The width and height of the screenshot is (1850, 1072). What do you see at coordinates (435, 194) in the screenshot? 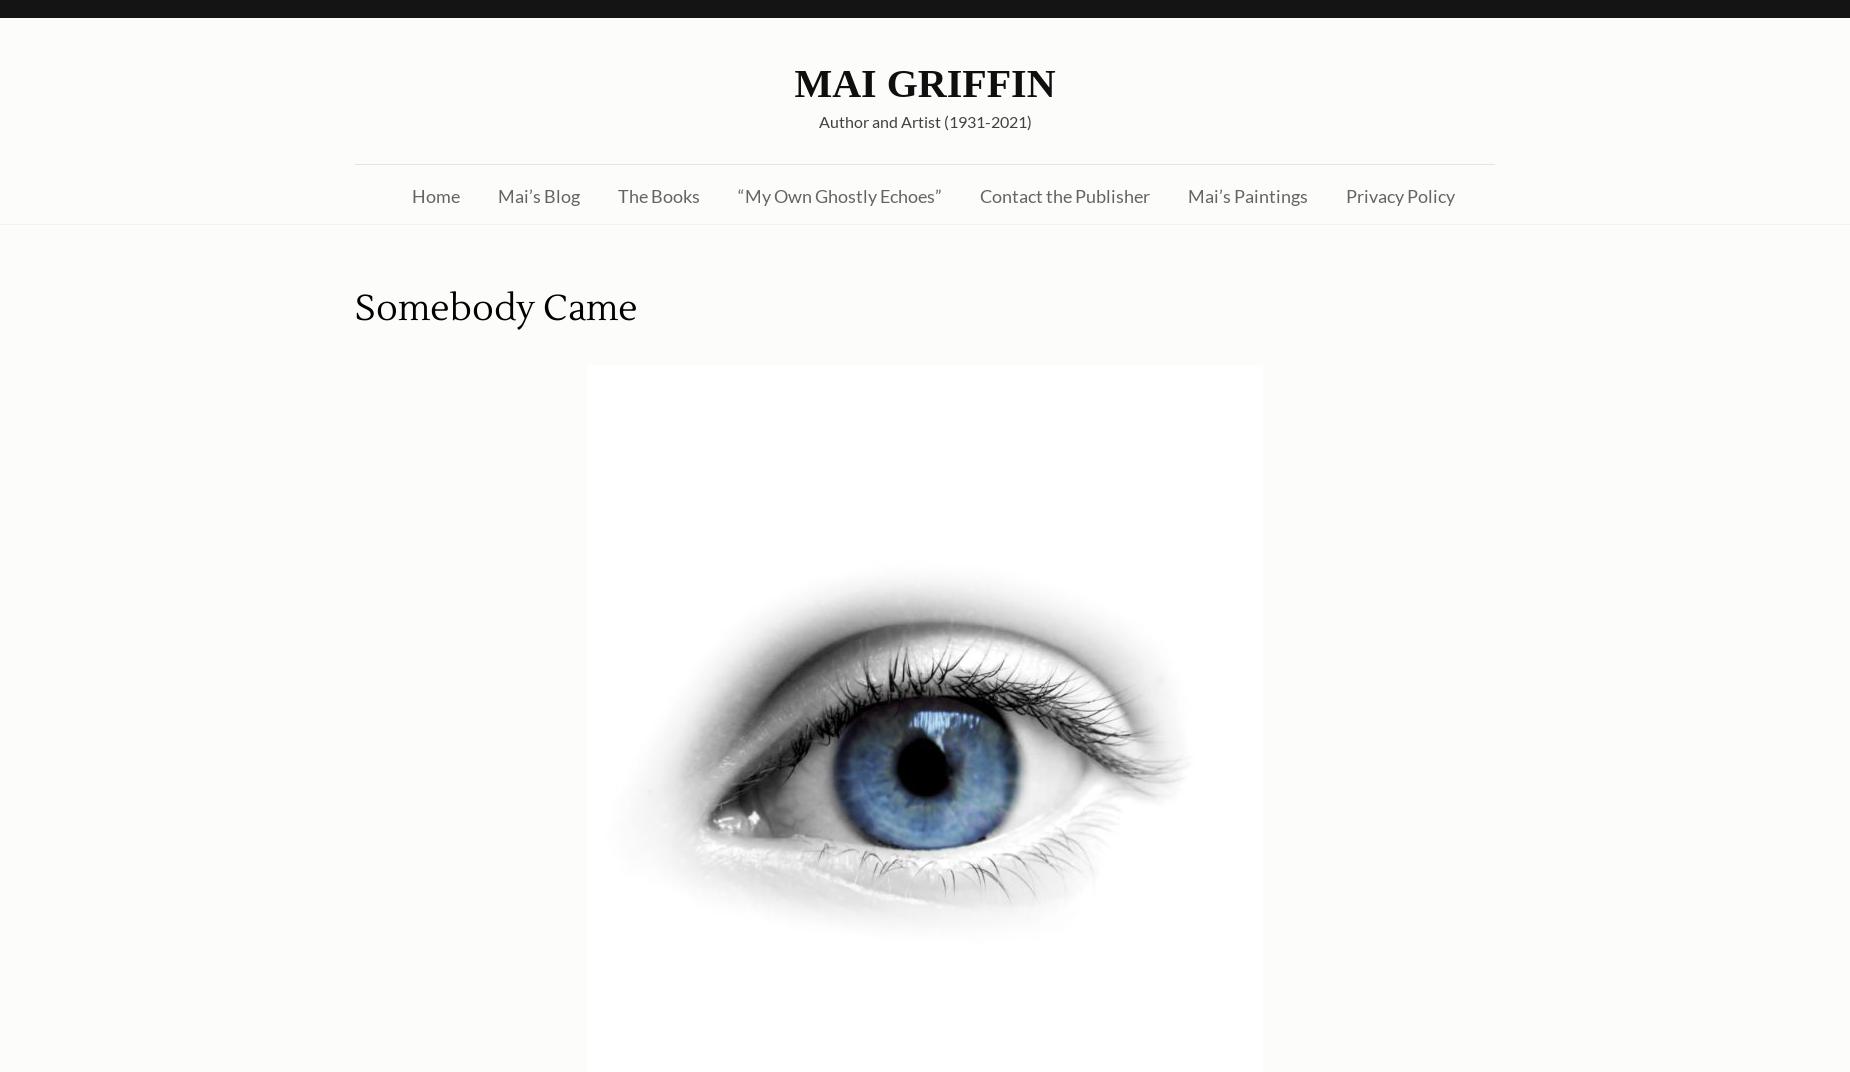
I see `'Home'` at bounding box center [435, 194].